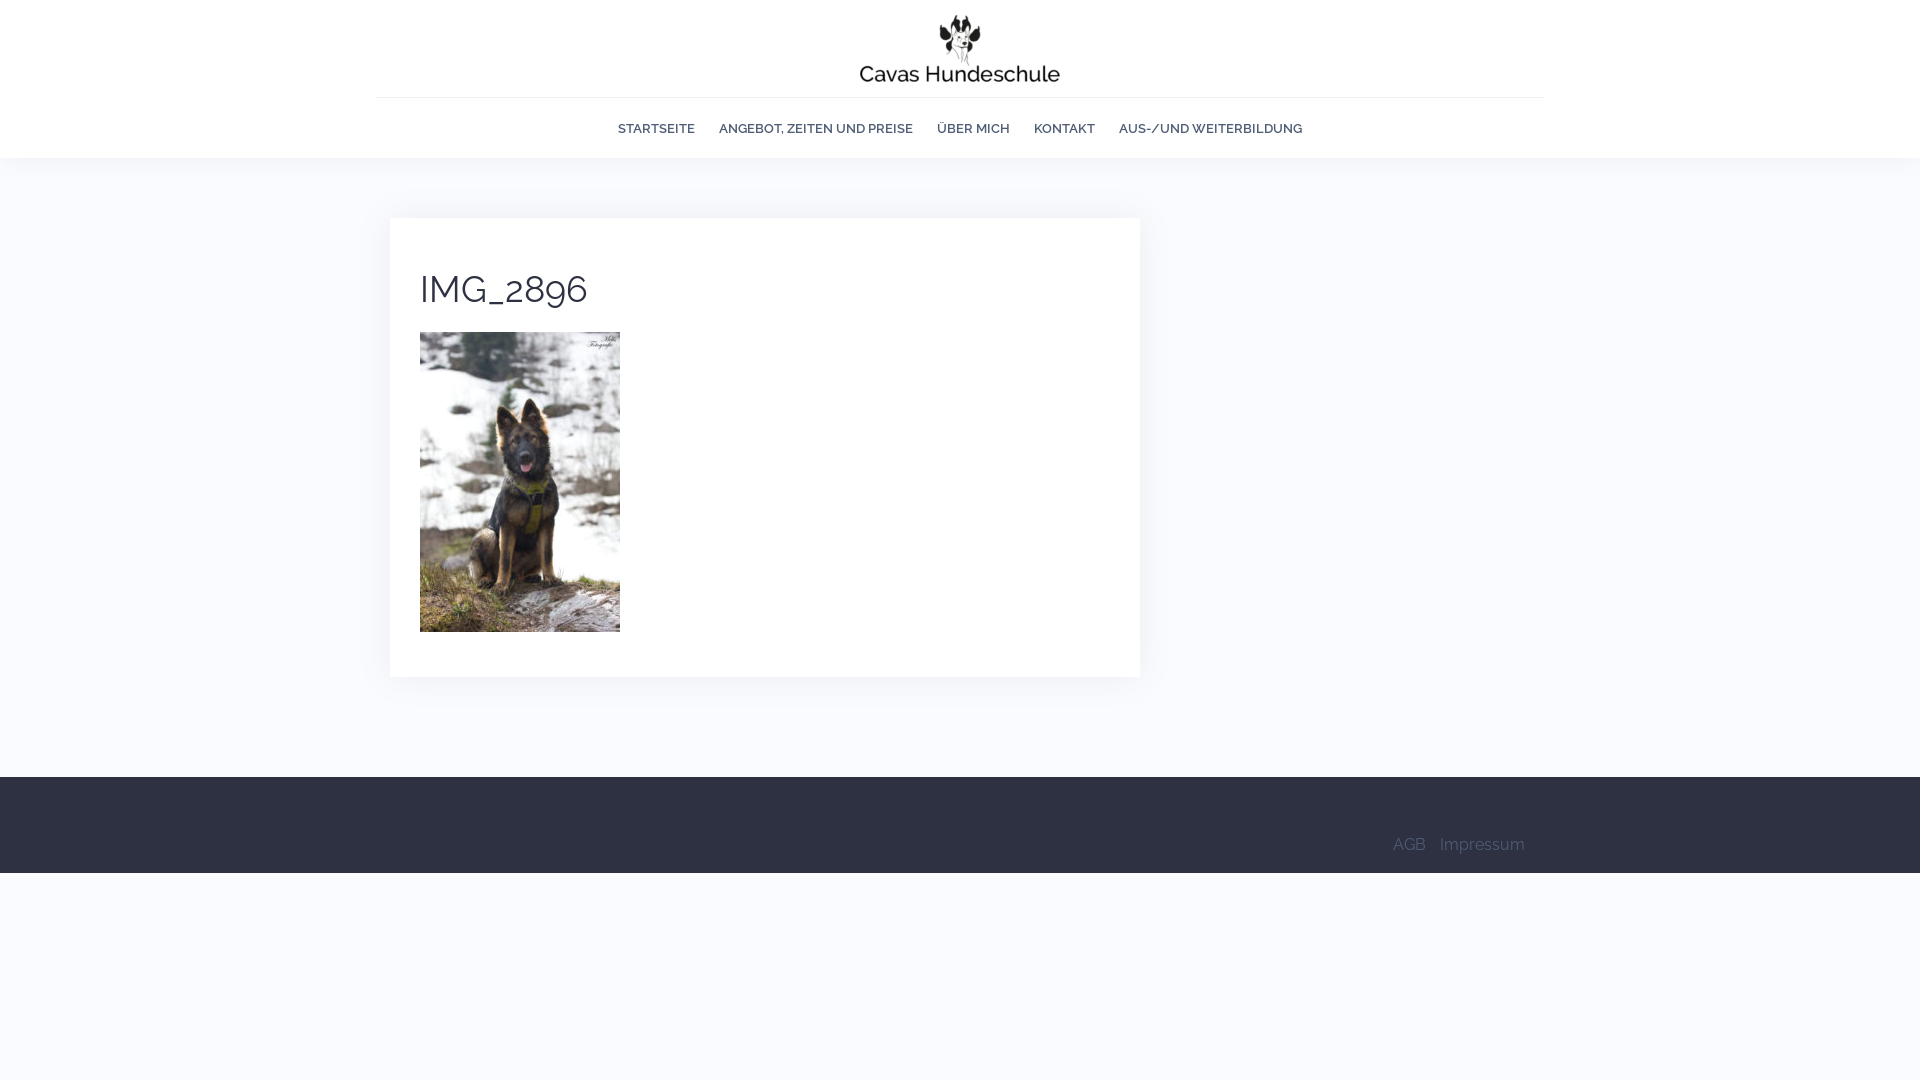 The image size is (1920, 1080). I want to click on 'AUS-/UND WEITERBILDUNG', so click(1209, 129).